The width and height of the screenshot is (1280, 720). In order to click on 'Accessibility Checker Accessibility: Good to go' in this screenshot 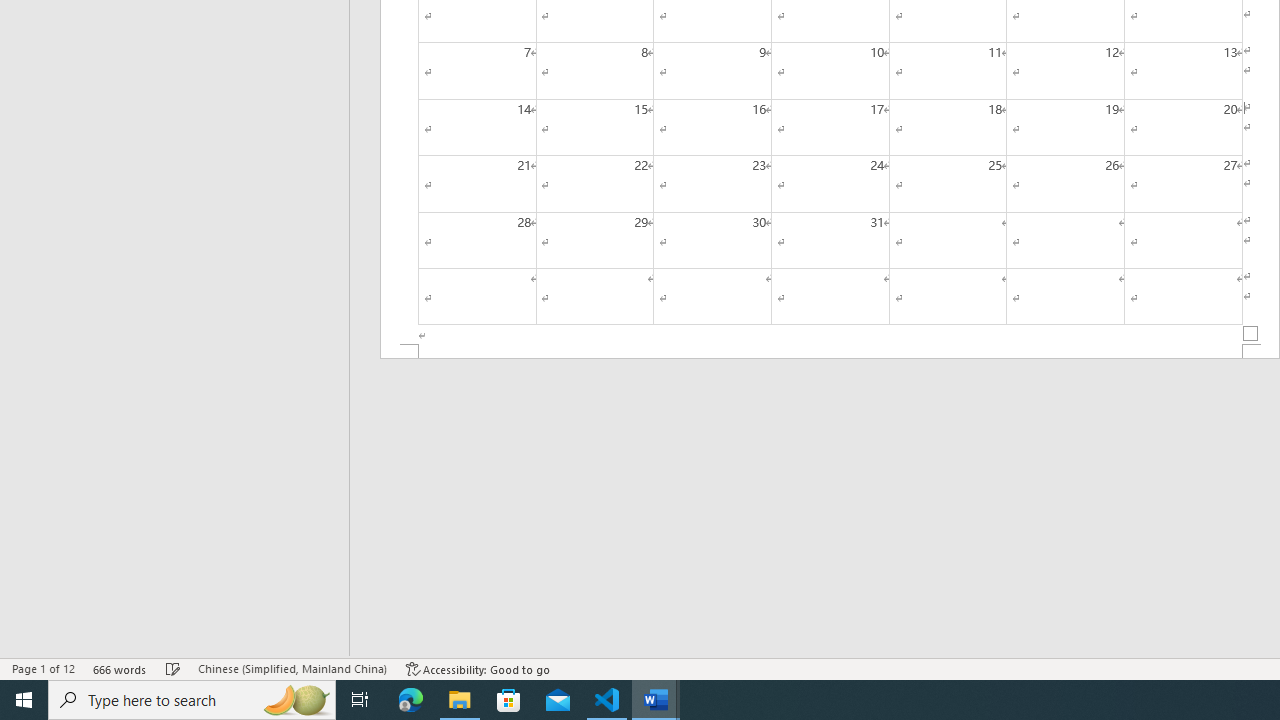, I will do `click(477, 669)`.